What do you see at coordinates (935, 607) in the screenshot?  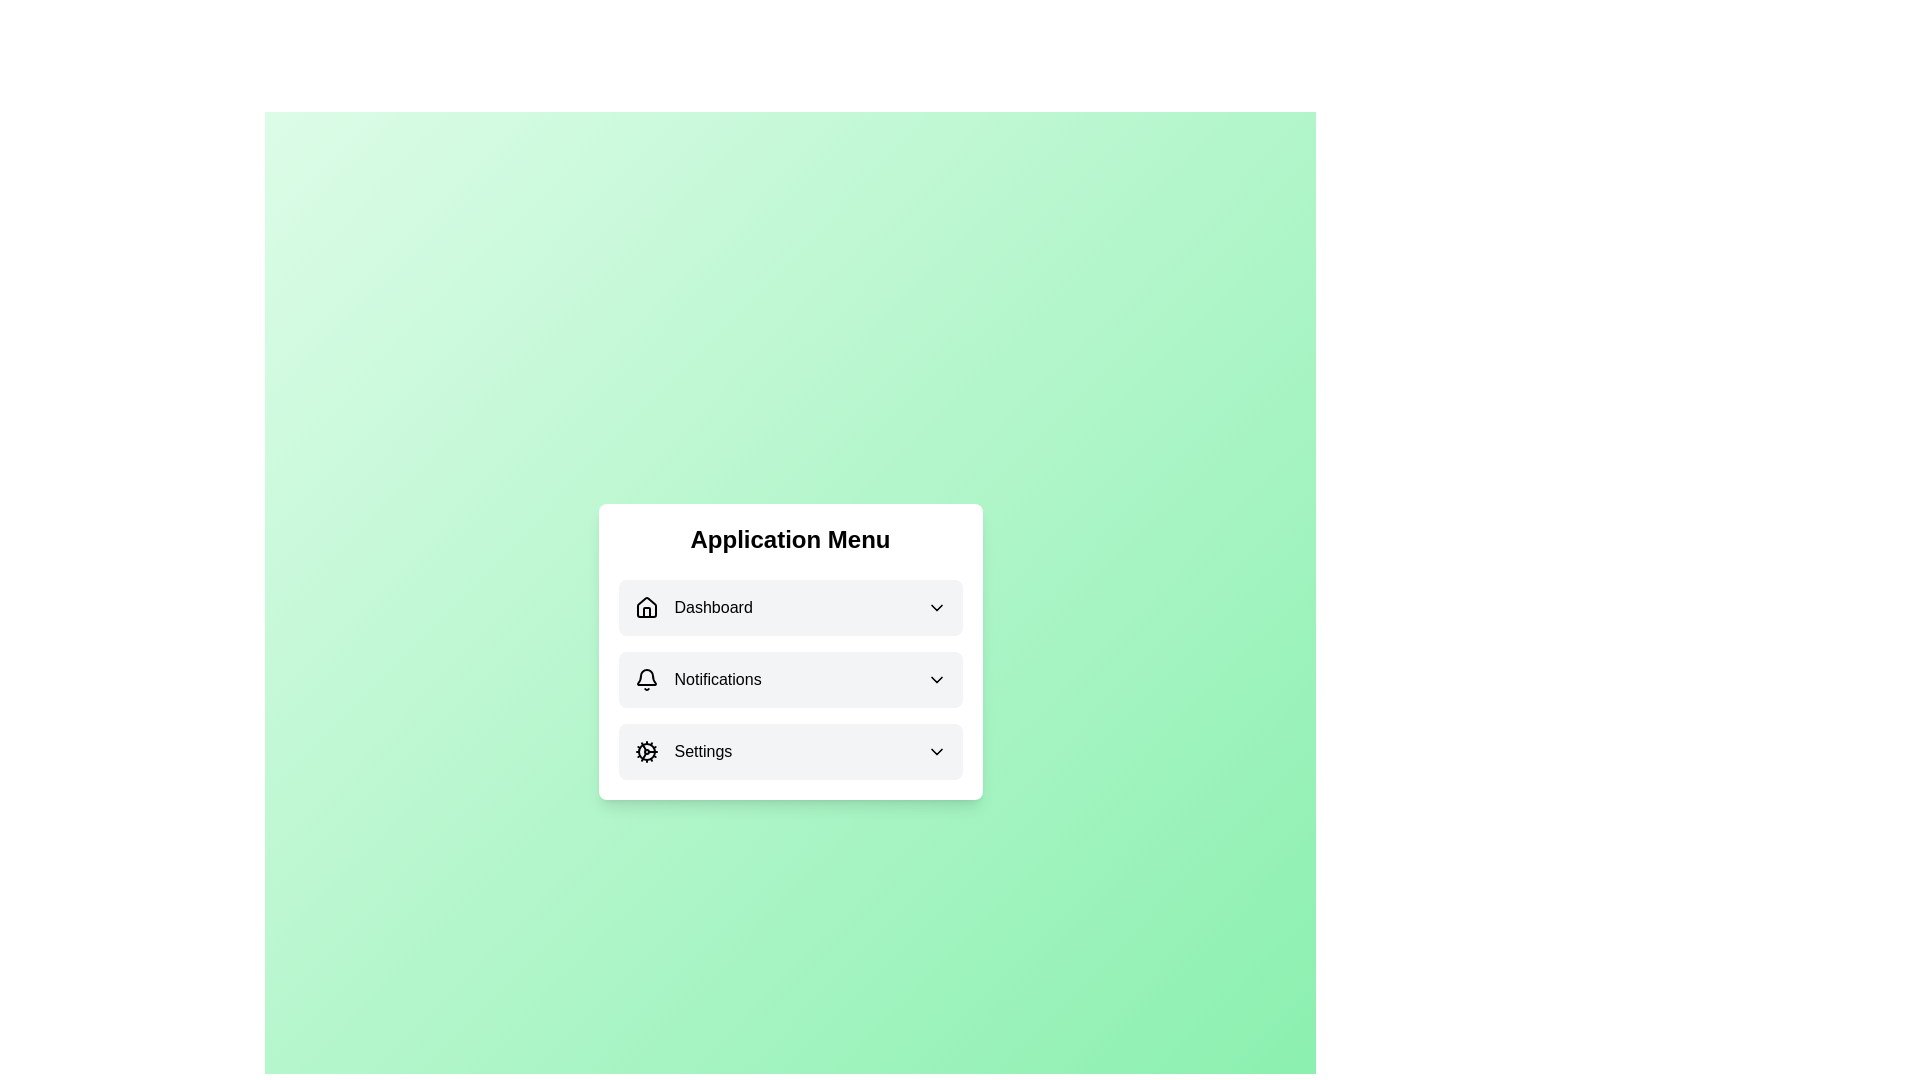 I see `the toggle icon on the far-right side of the 'Dashboard' menu` at bounding box center [935, 607].